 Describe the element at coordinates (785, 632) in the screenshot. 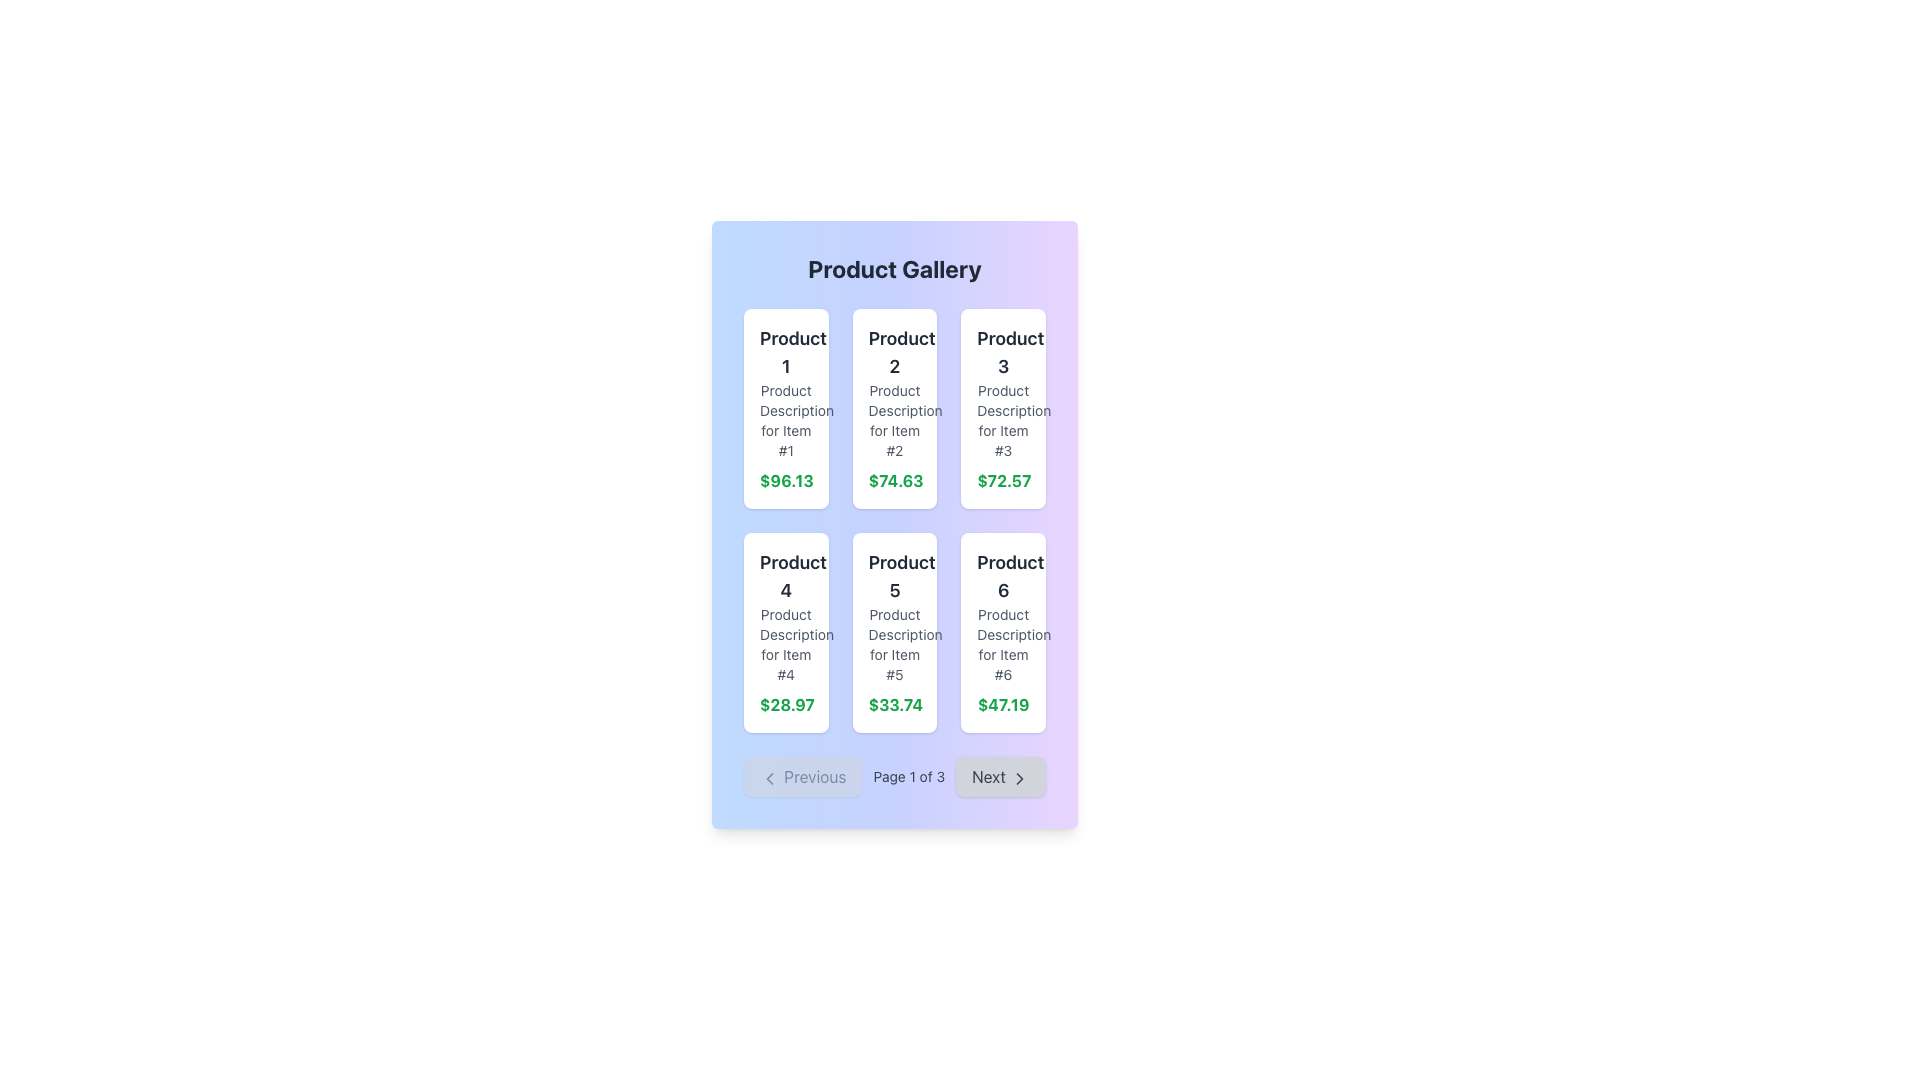

I see `details of the product from the text block containing information about 'Product 4', located in the second row, first column of the product gallery grid` at that location.